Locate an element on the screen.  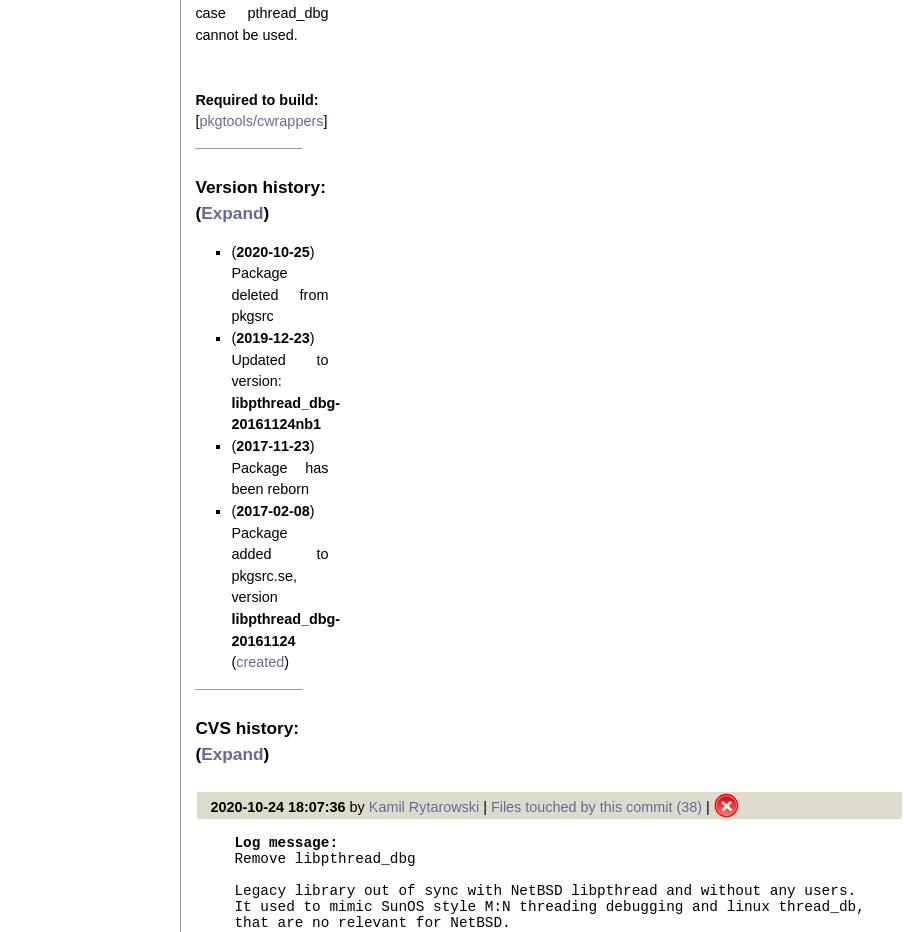
'libpthread_dbg-20161124' is located at coordinates (285, 628).